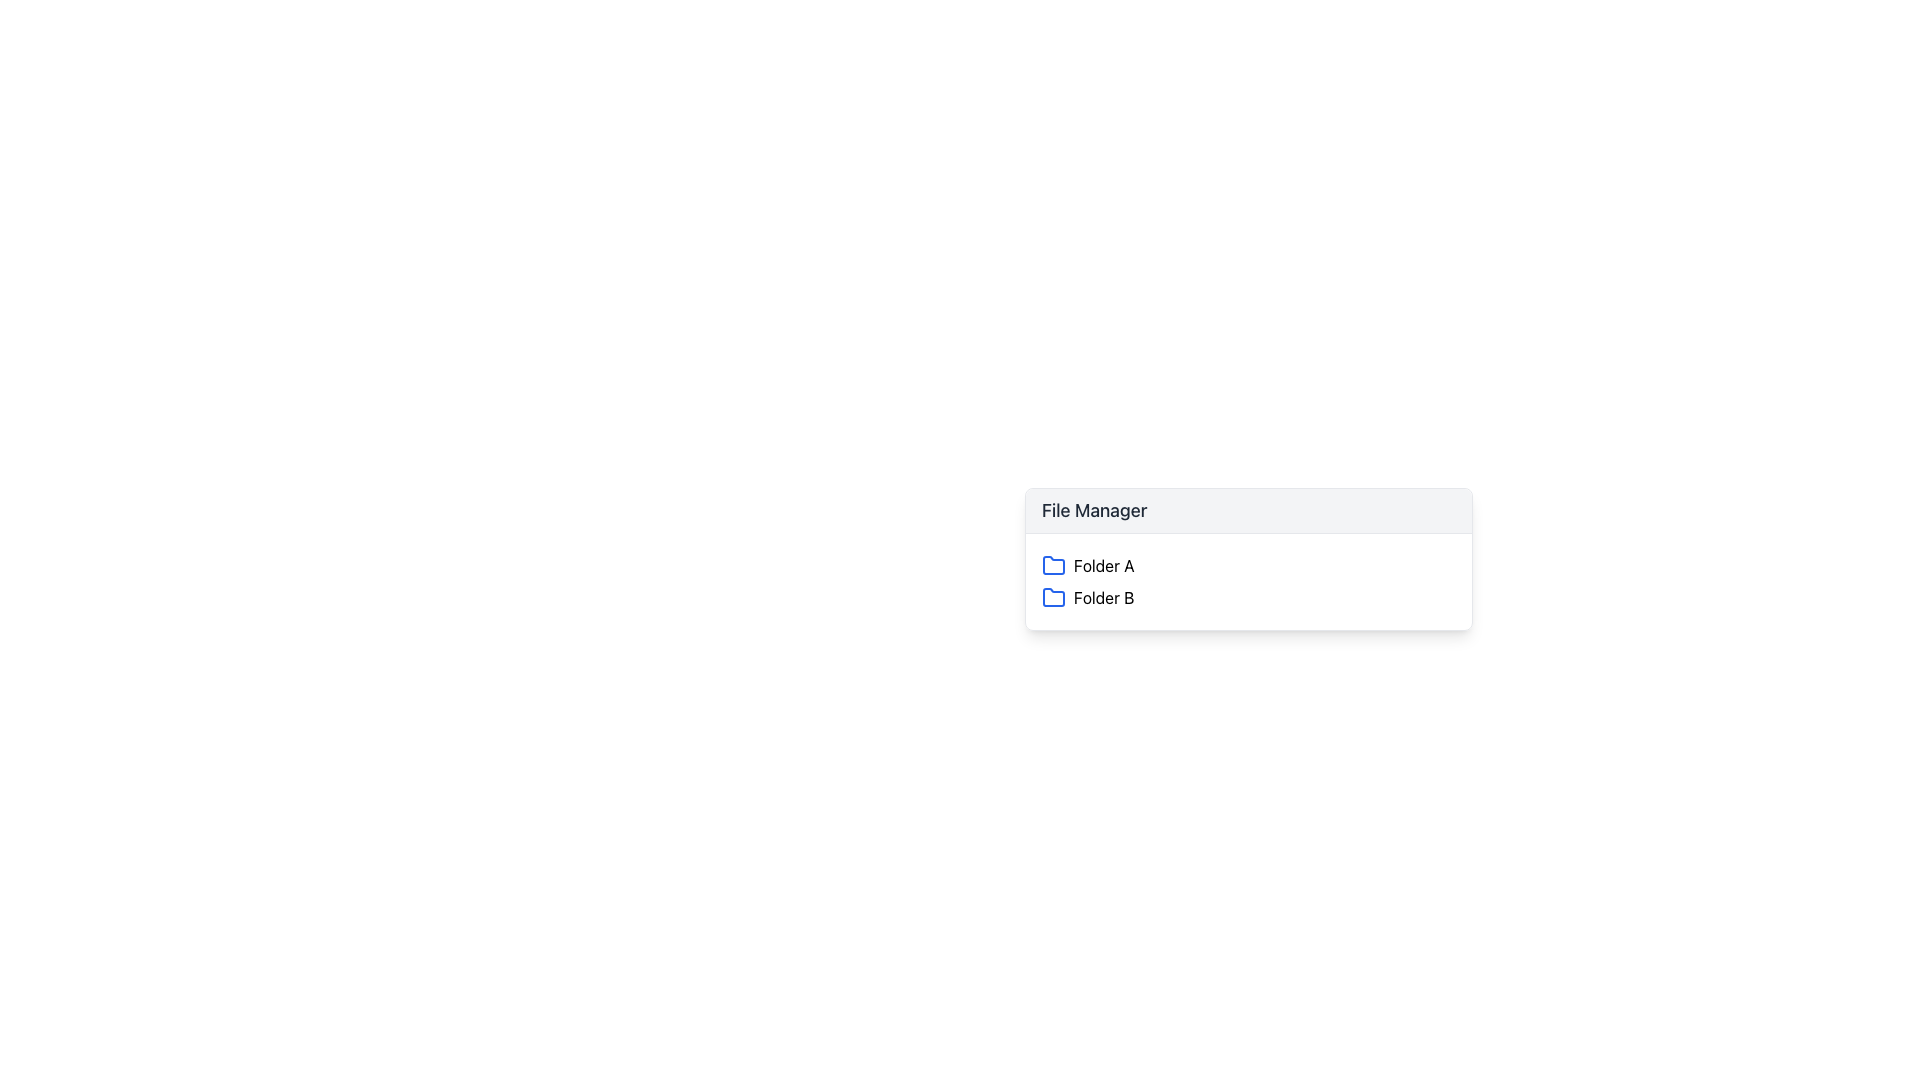 The height and width of the screenshot is (1080, 1920). Describe the element at coordinates (1053, 596) in the screenshot. I see `the blue outlined folder icon` at that location.